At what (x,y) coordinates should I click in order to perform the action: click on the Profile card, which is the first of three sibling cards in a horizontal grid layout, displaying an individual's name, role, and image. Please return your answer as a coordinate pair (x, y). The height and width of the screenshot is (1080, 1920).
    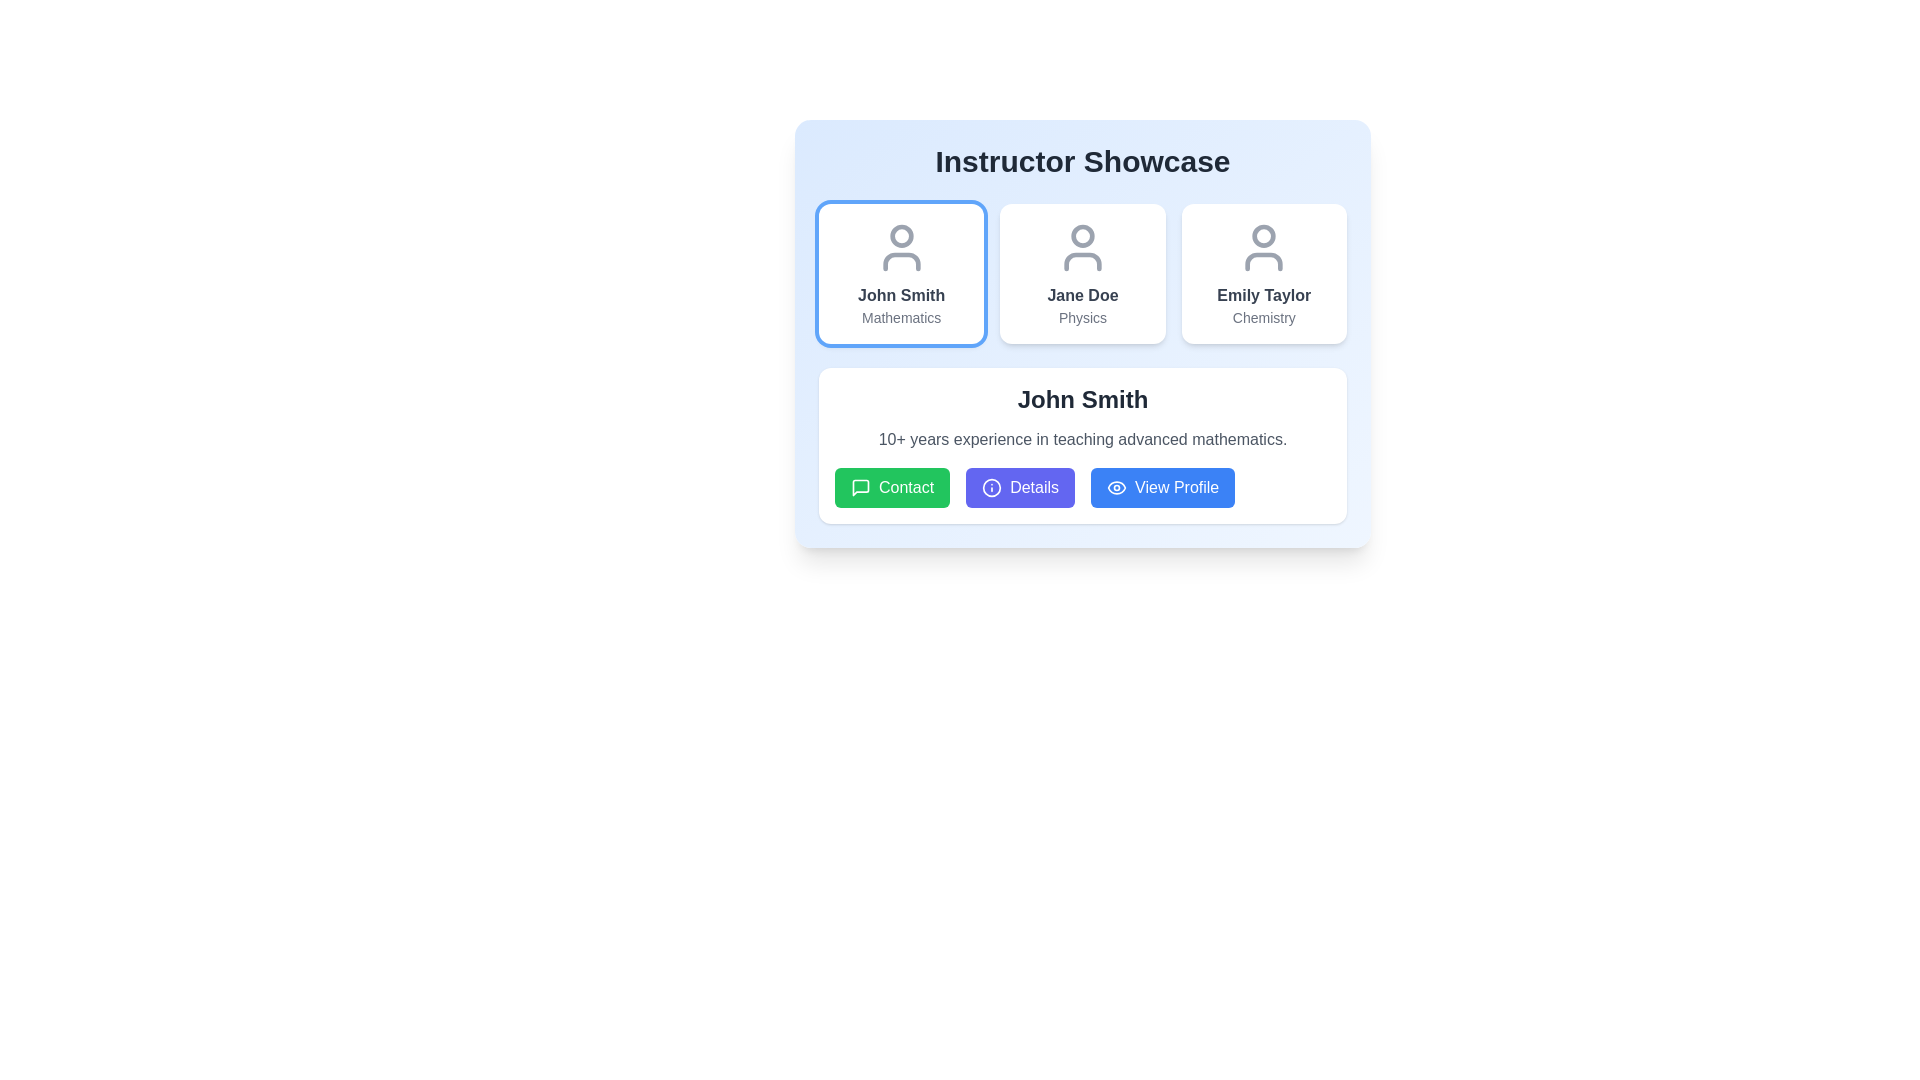
    Looking at the image, I should click on (900, 273).